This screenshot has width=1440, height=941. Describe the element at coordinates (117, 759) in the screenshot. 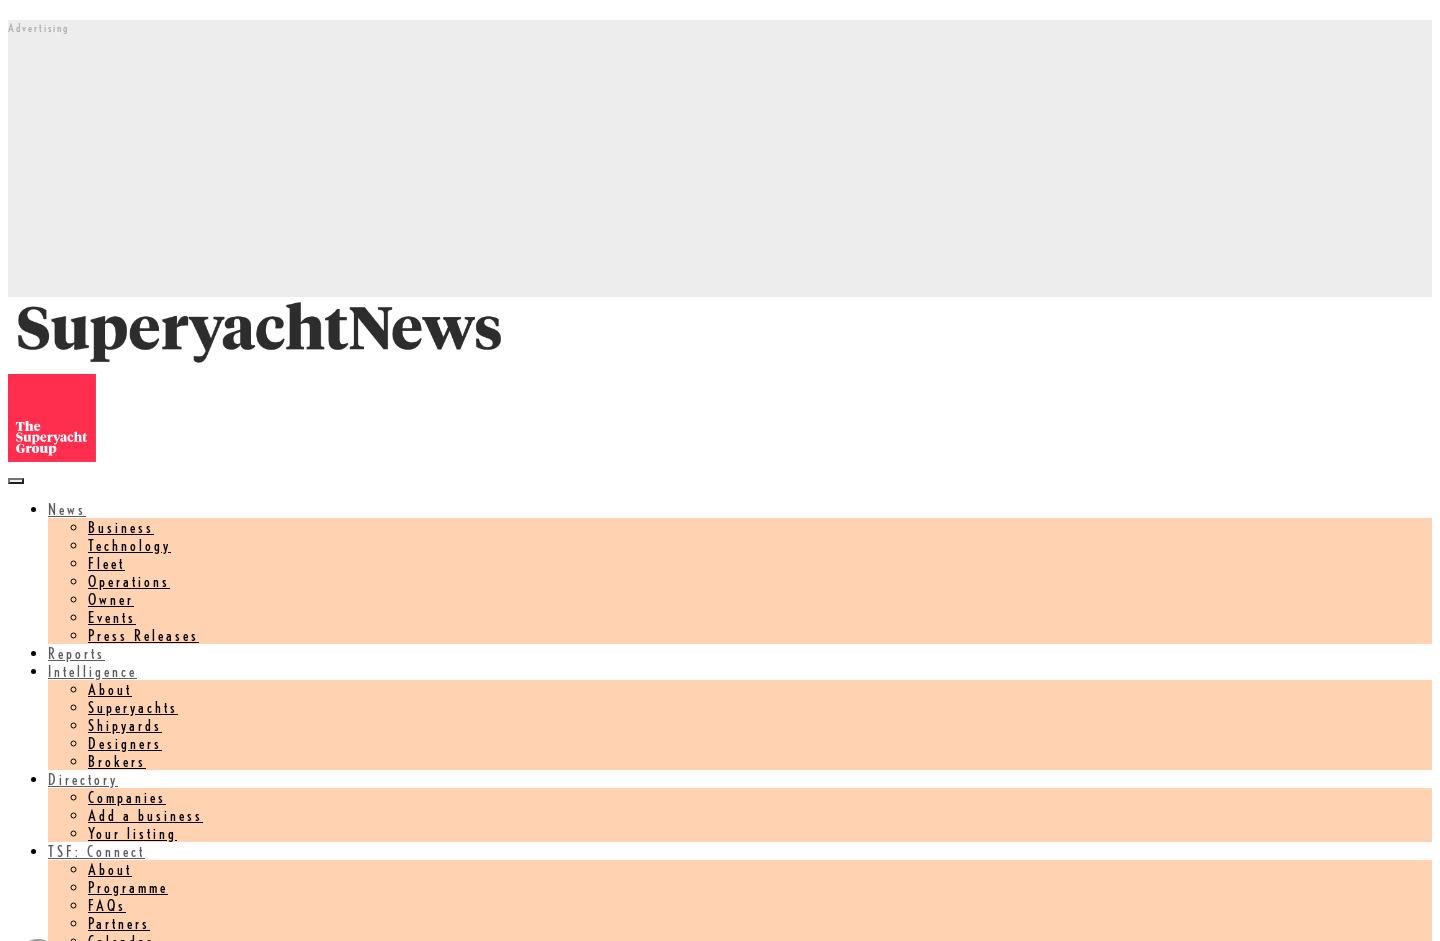

I see `'Brokers'` at that location.